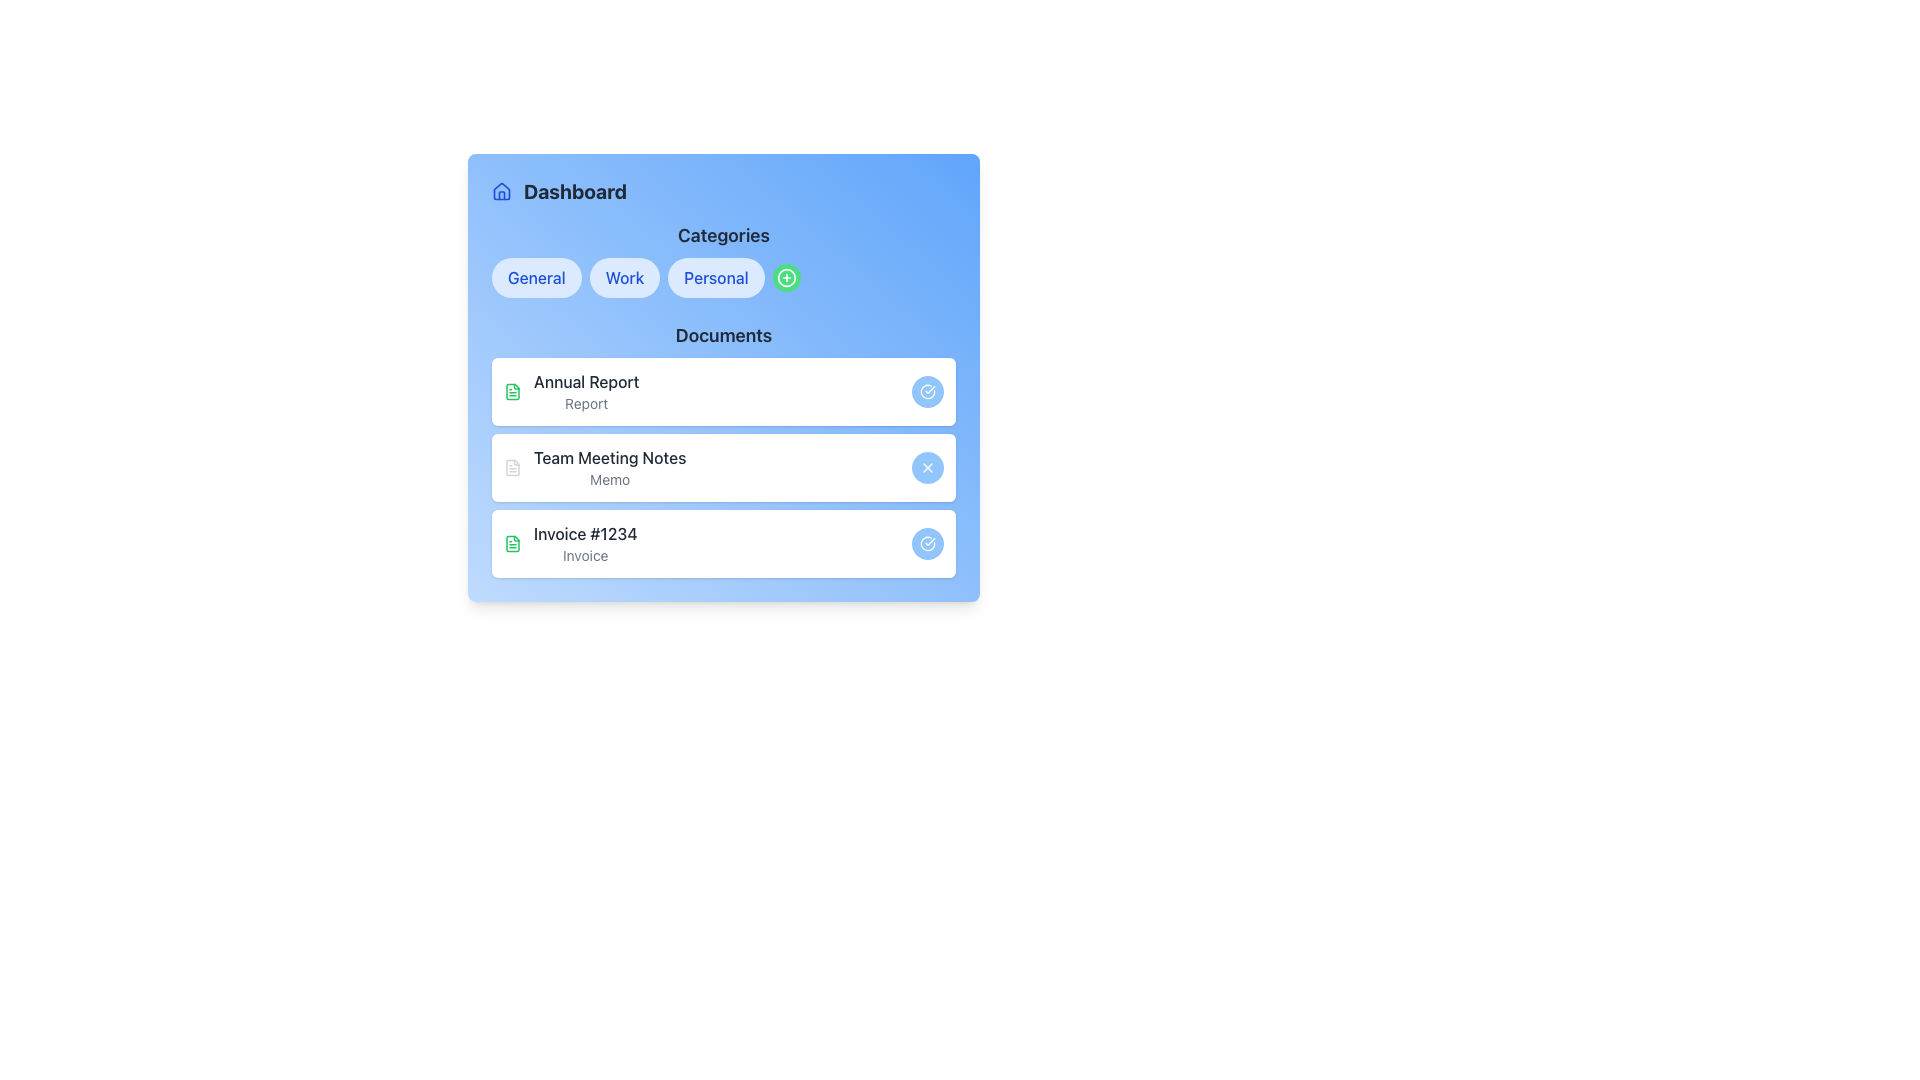 The image size is (1920, 1080). I want to click on the 'Personal' button, which is the third button in a group of radio-button styled options labeled 'General', 'Work', and 'Personal', located under the 'Categories' heading, so click(723, 277).